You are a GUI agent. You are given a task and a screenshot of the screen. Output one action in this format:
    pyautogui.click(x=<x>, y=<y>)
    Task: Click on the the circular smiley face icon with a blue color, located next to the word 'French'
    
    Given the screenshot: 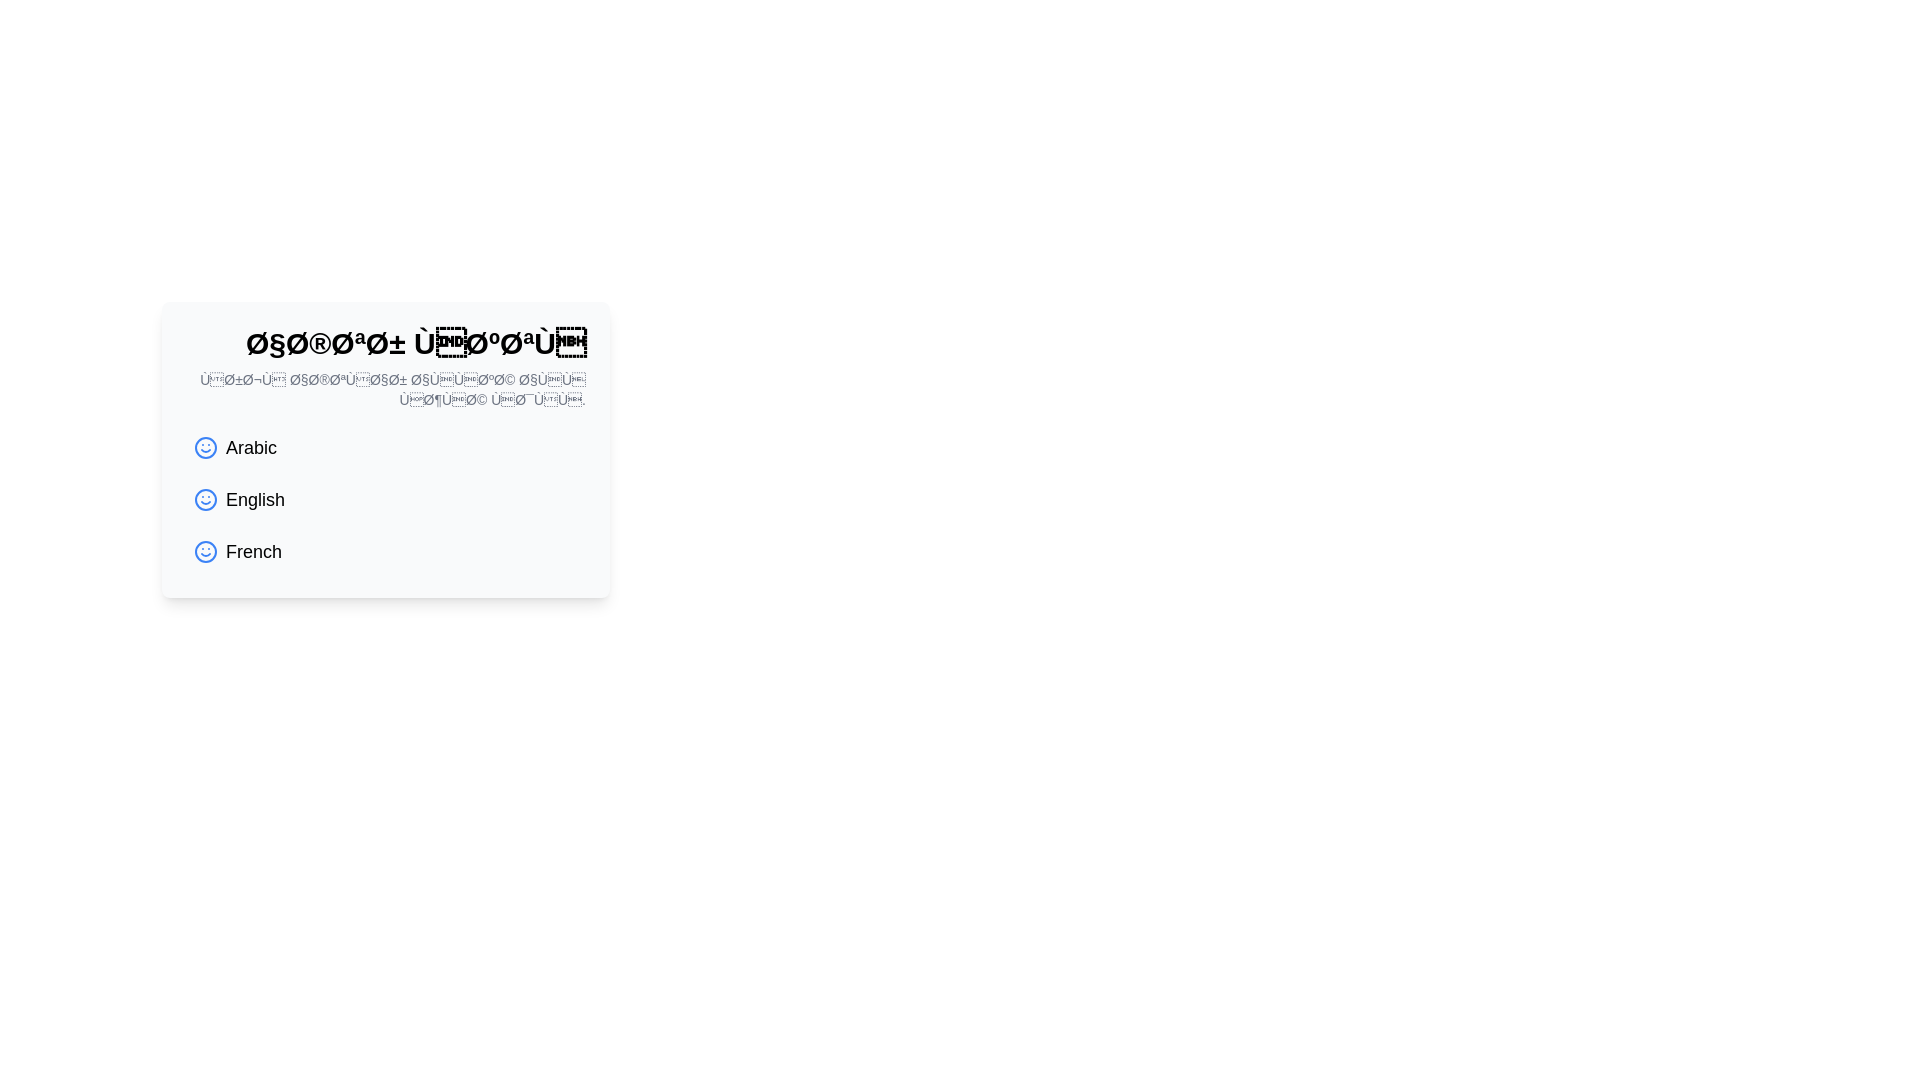 What is the action you would take?
    pyautogui.click(x=206, y=551)
    